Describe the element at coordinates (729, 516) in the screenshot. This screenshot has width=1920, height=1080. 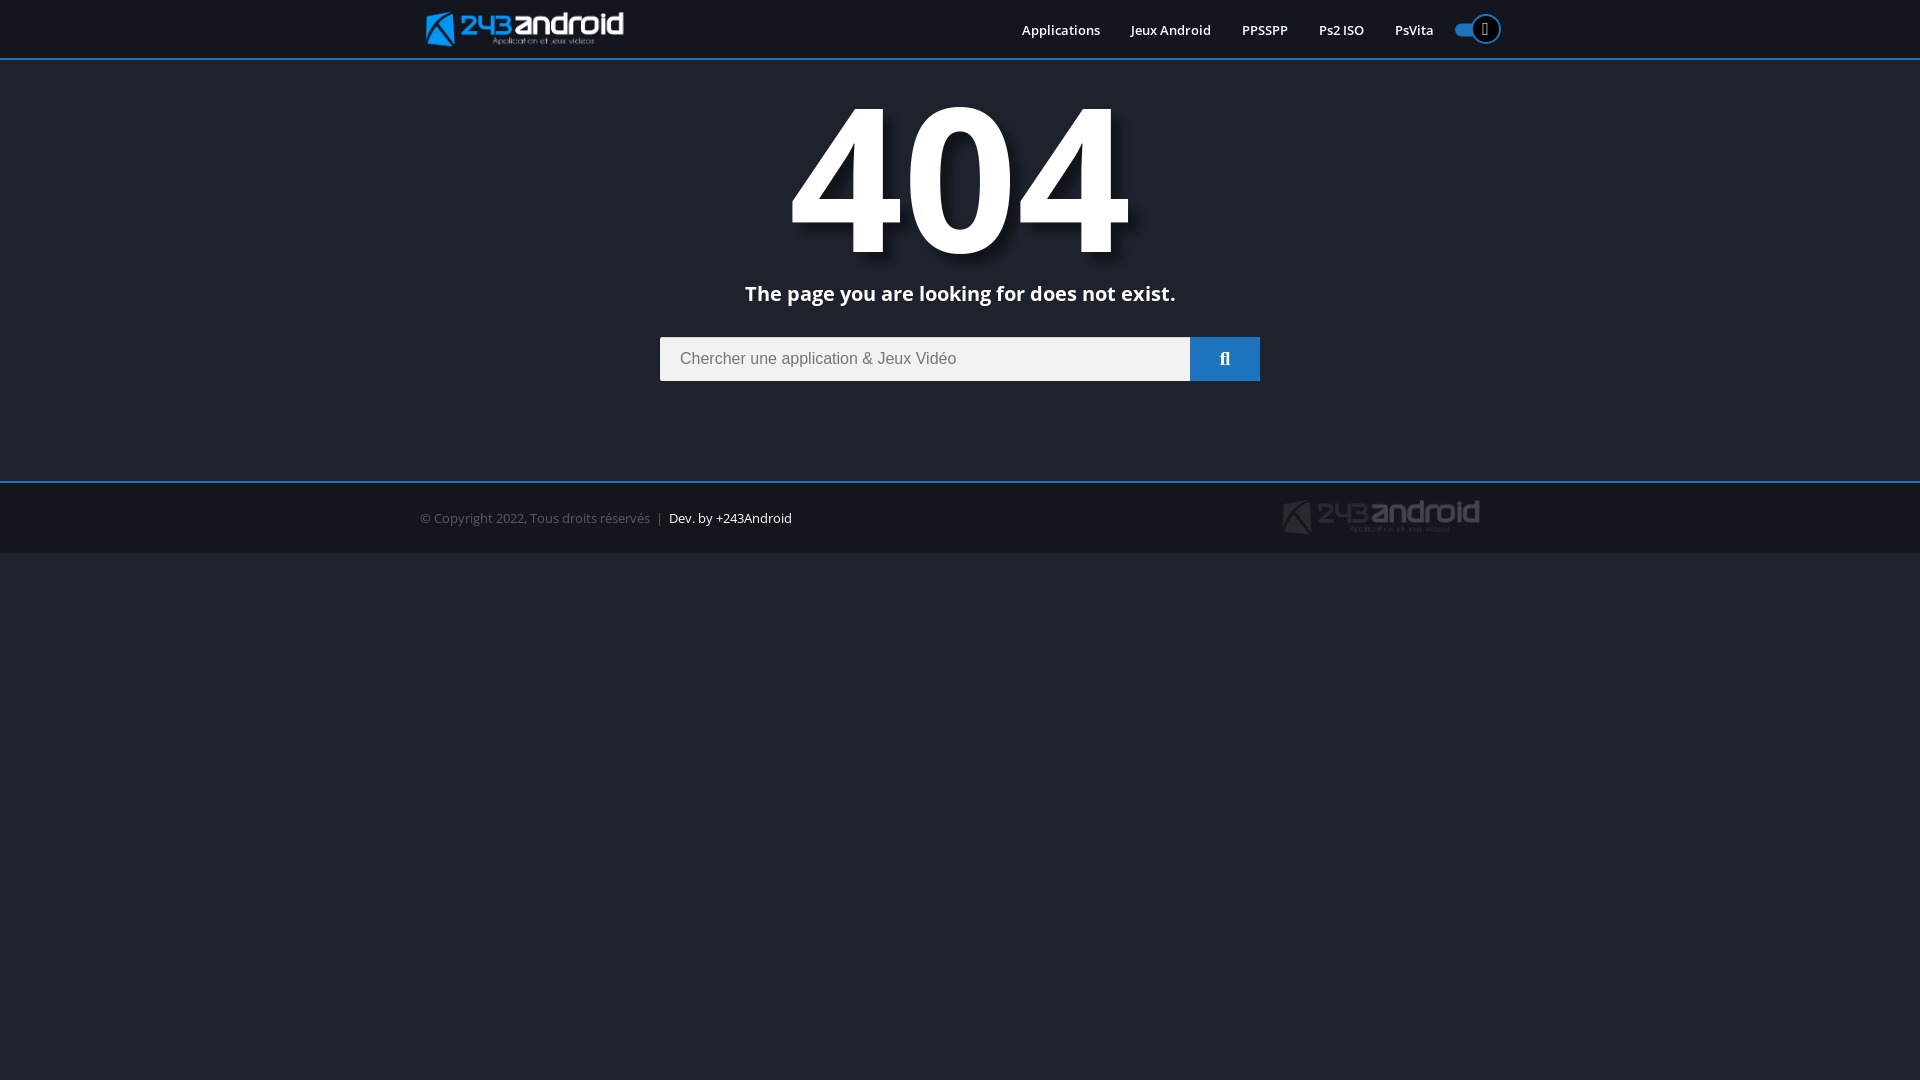
I see `'Dev. by +243Android'` at that location.